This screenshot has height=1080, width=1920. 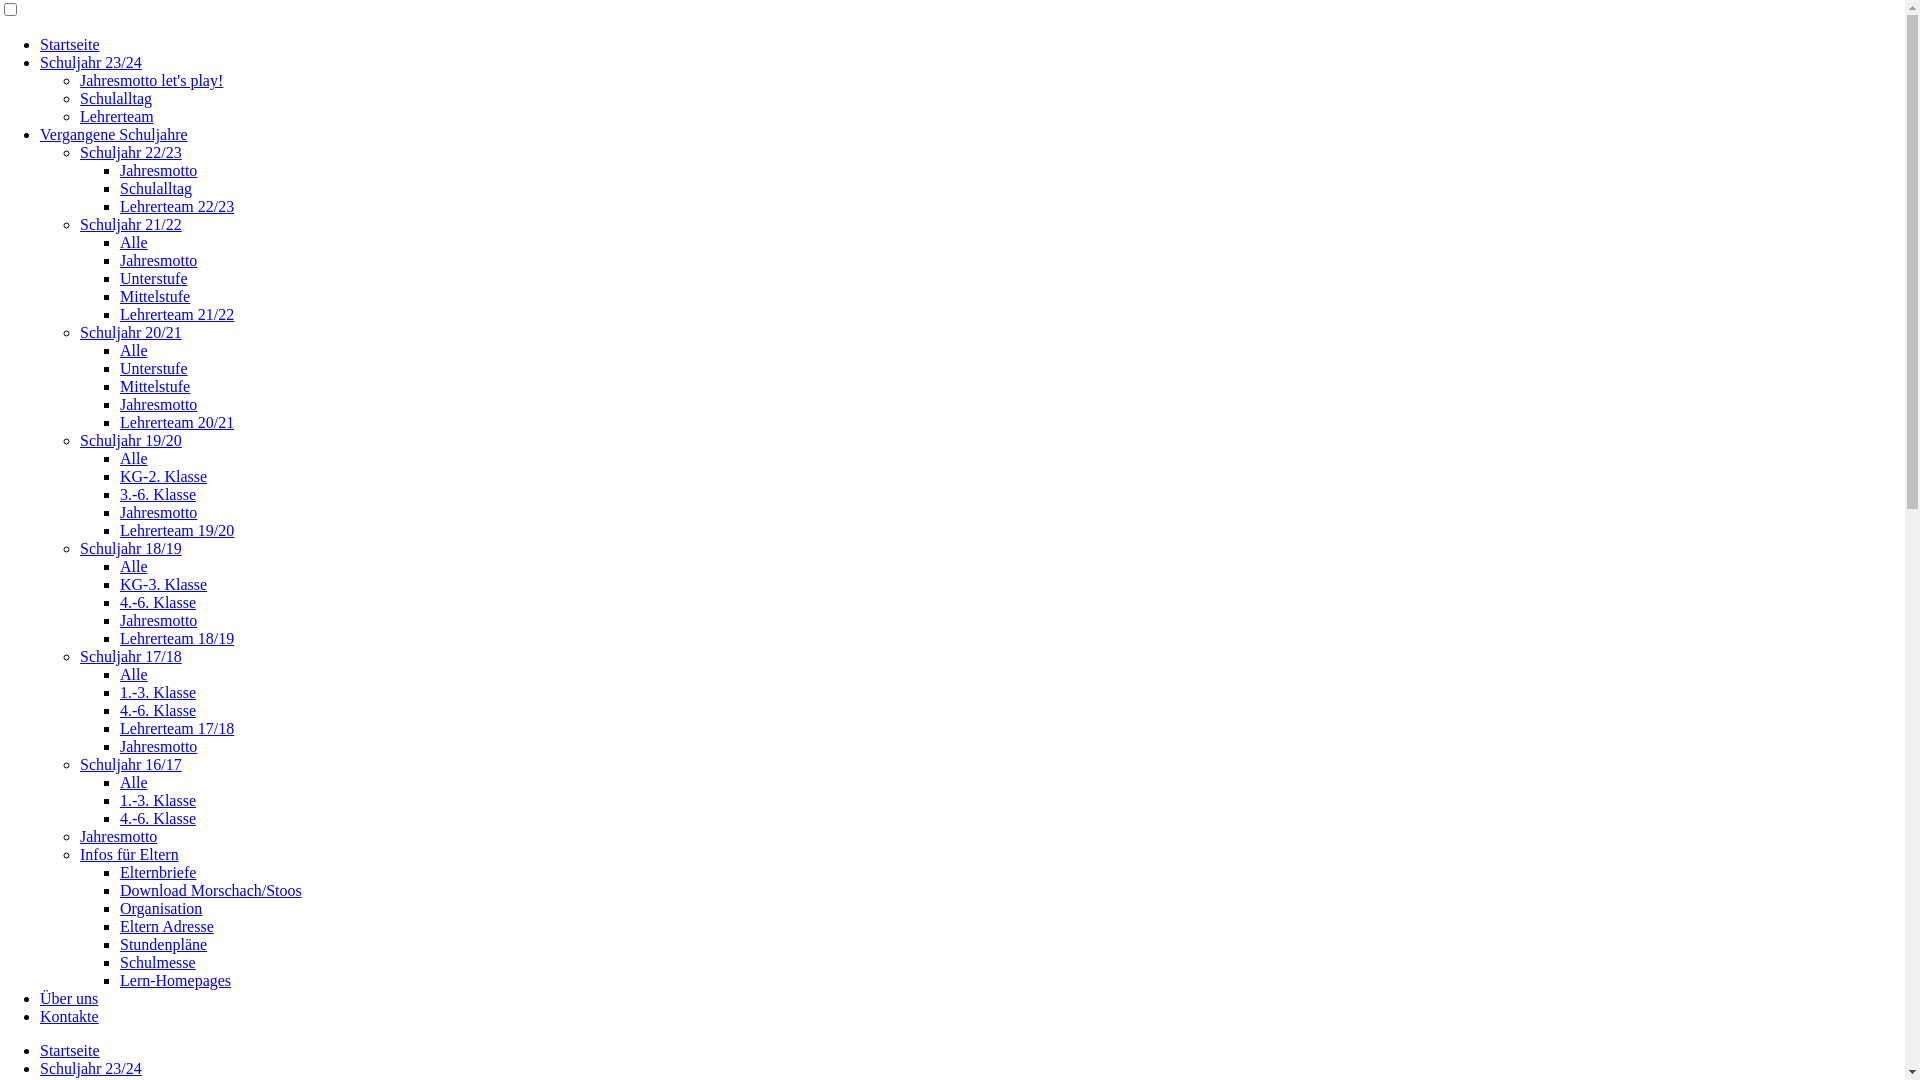 What do you see at coordinates (129, 151) in the screenshot?
I see `'Schuljahr 22/23'` at bounding box center [129, 151].